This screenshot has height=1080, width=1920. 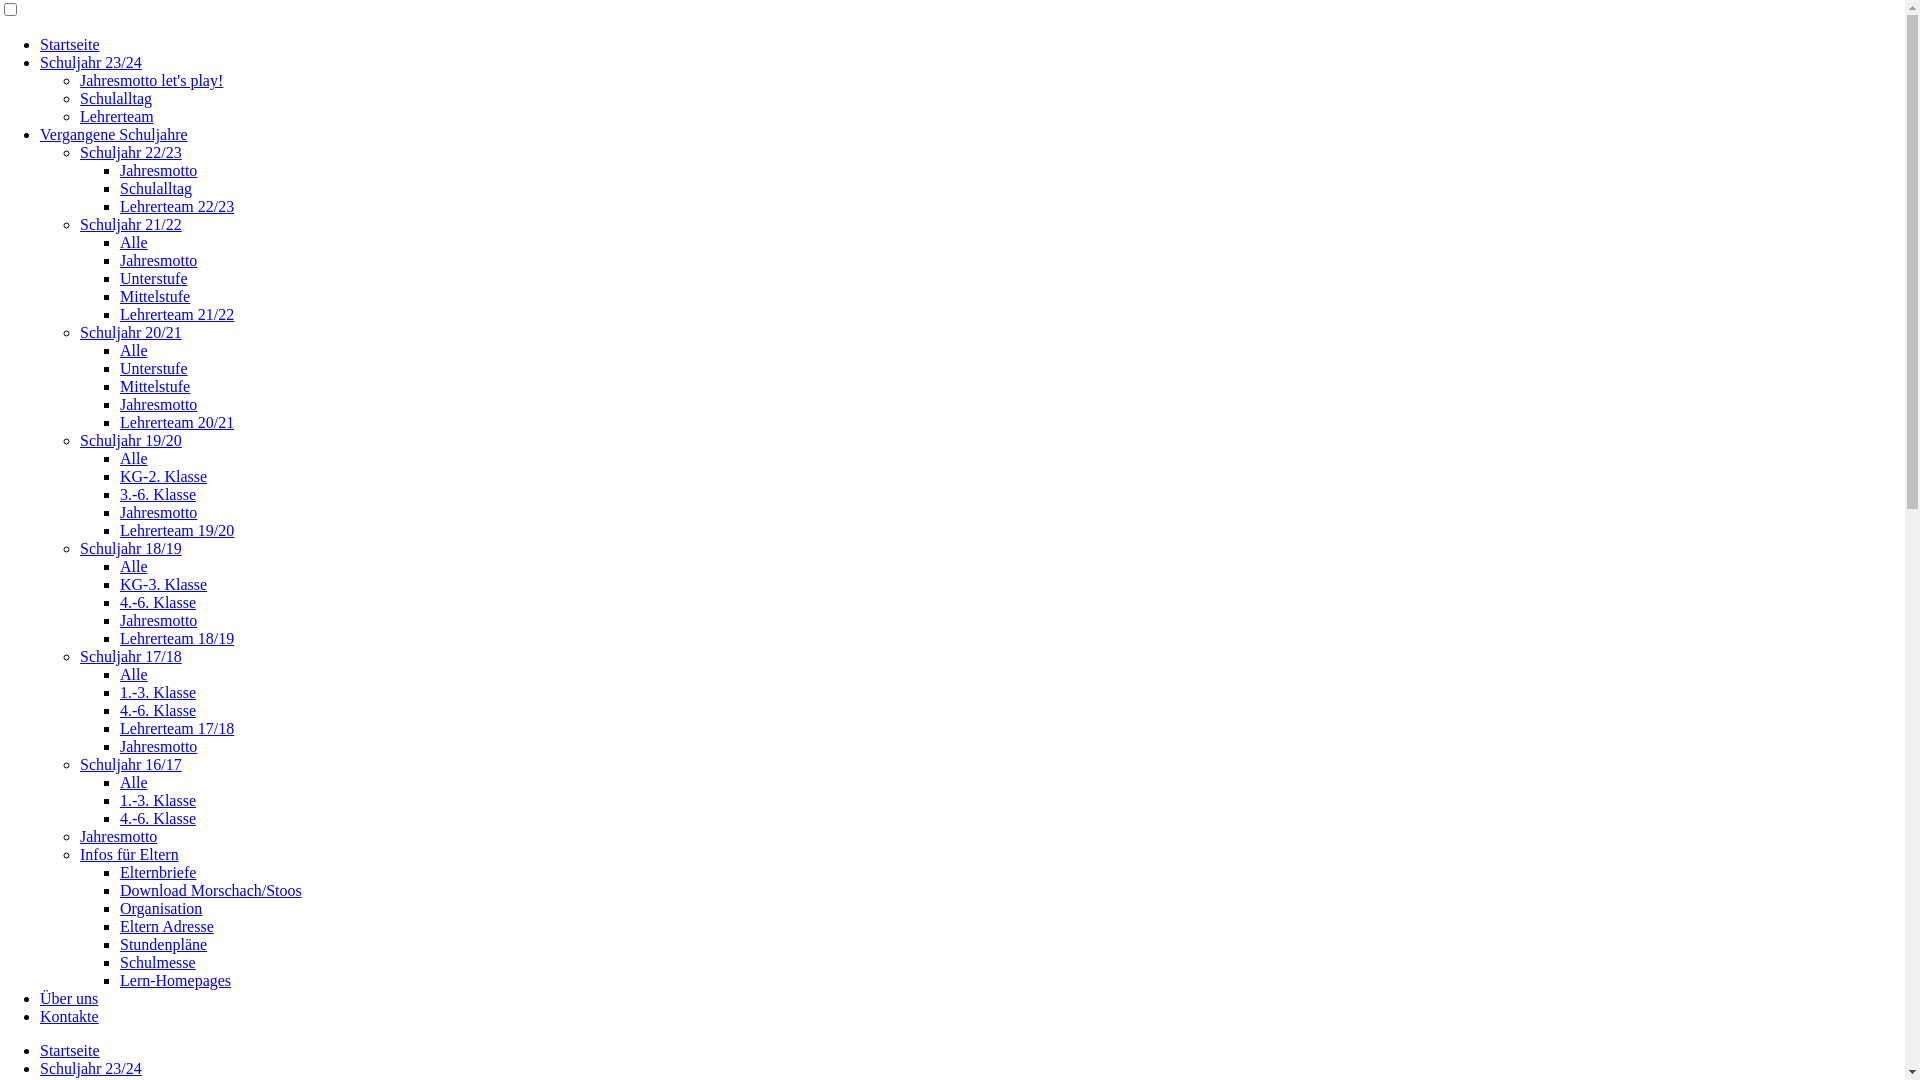 What do you see at coordinates (129, 151) in the screenshot?
I see `'Schuljahr 22/23'` at bounding box center [129, 151].